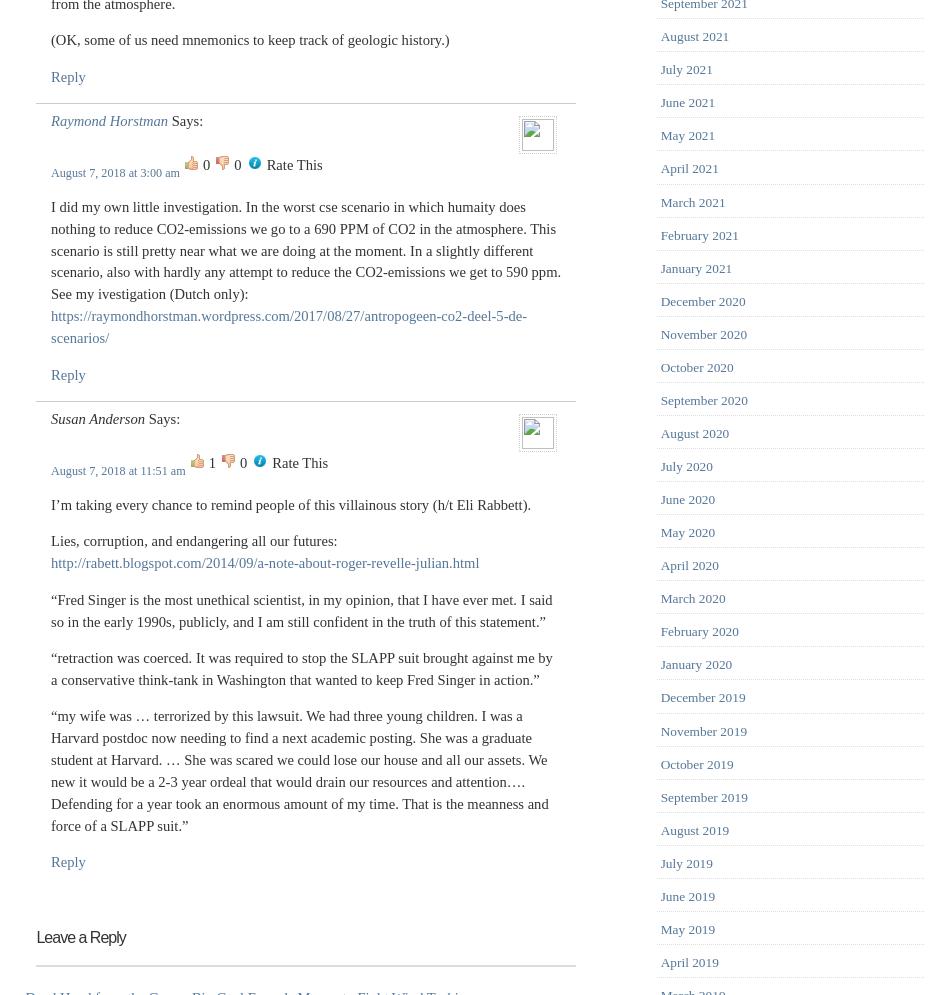 The width and height of the screenshot is (935, 995). Describe the element at coordinates (96, 418) in the screenshot. I see `'Susan Anderson'` at that location.